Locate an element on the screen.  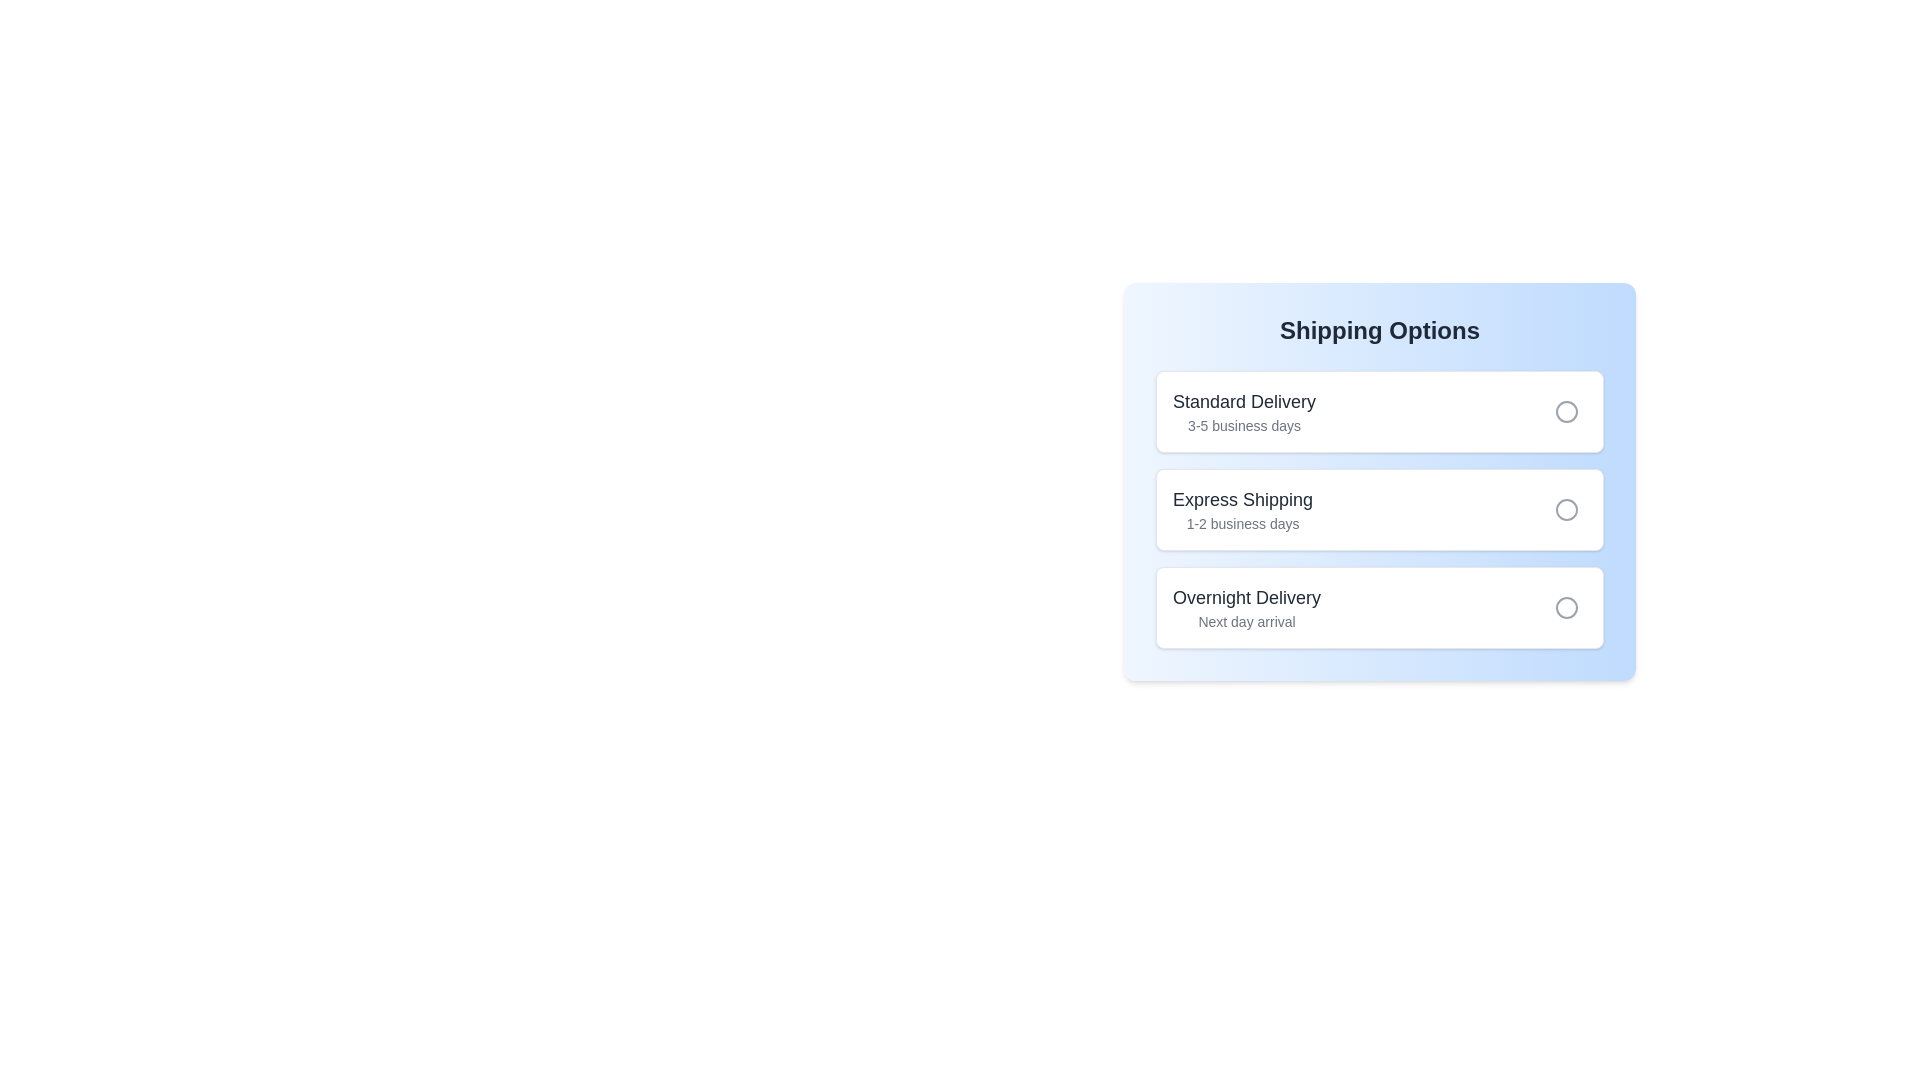
the unfilled circular radio button located at the far right of the 'Overnight Delivery' option in the 'Shipping Options' list to indicate interactivity is located at coordinates (1565, 607).